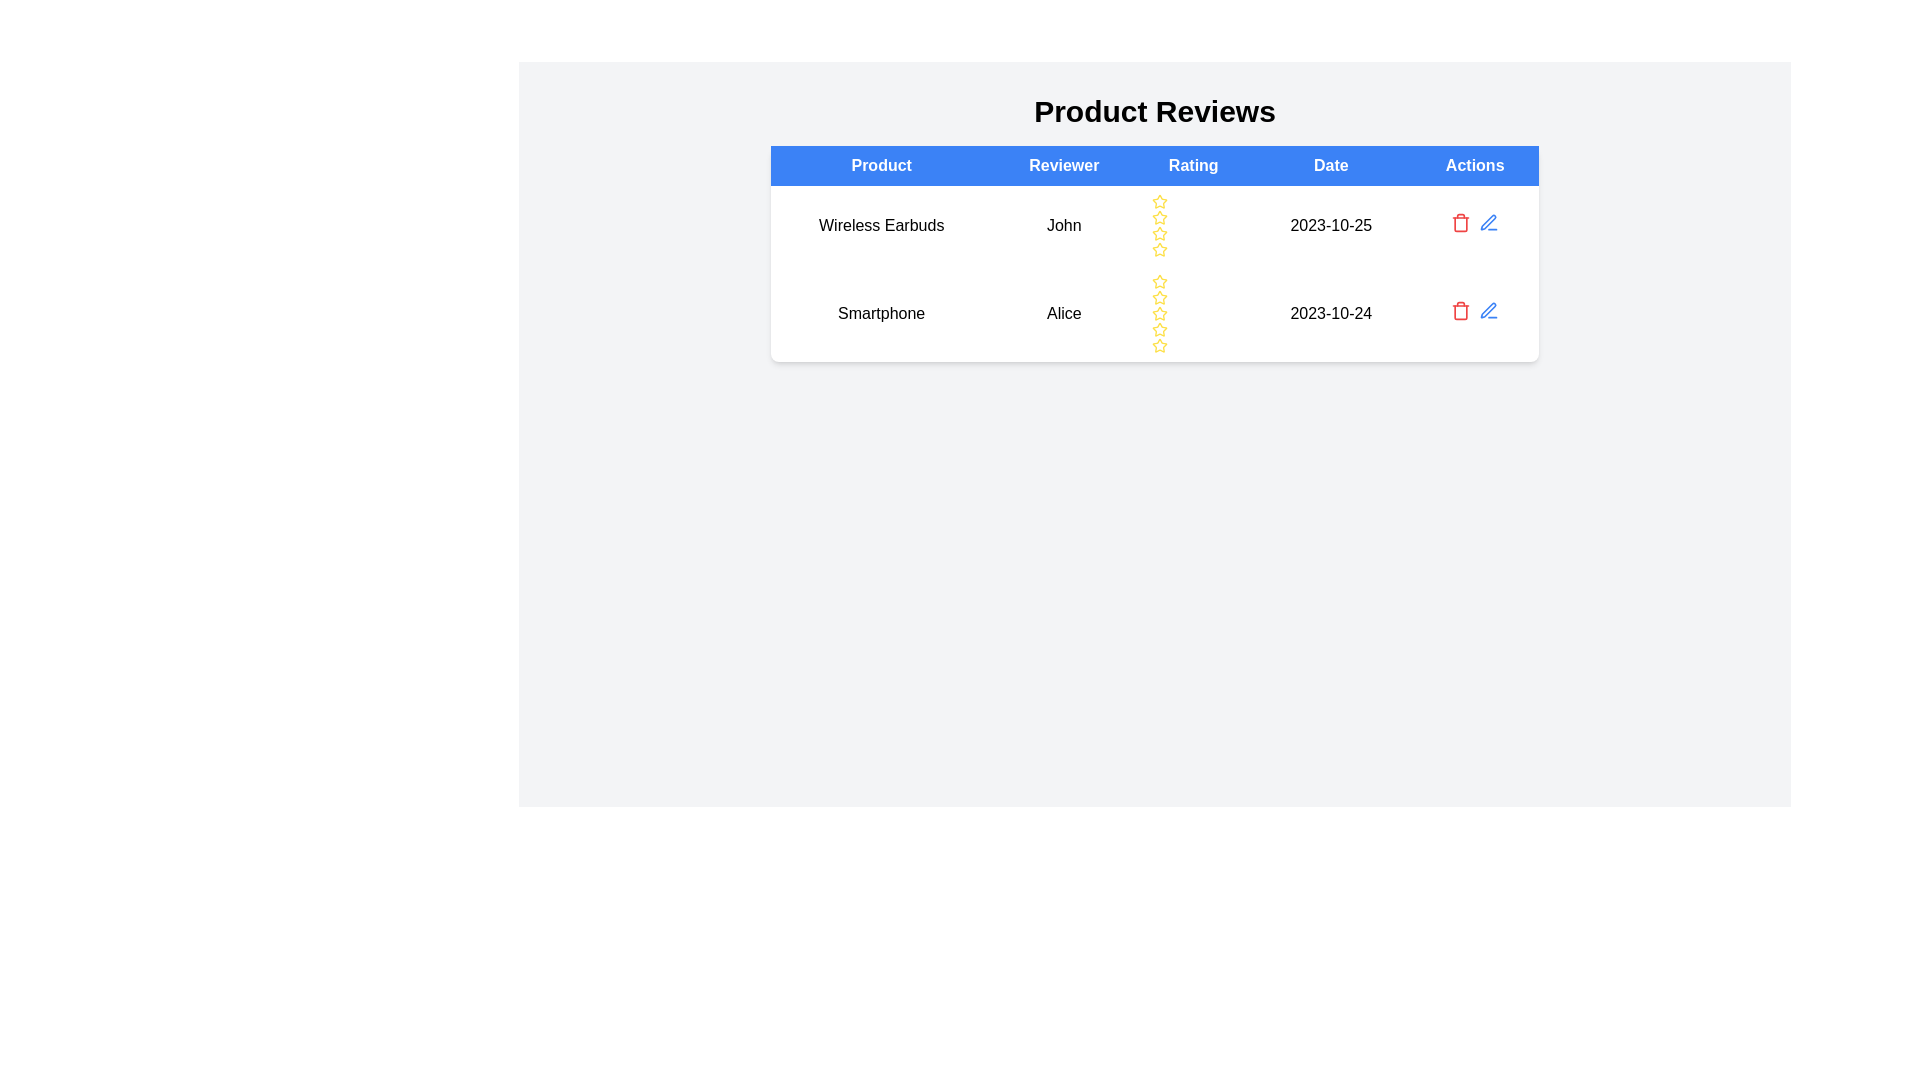 This screenshot has width=1920, height=1080. Describe the element at coordinates (1461, 310) in the screenshot. I see `the delete button located in the 'Actions' column of the second row in the product reviews table` at that location.